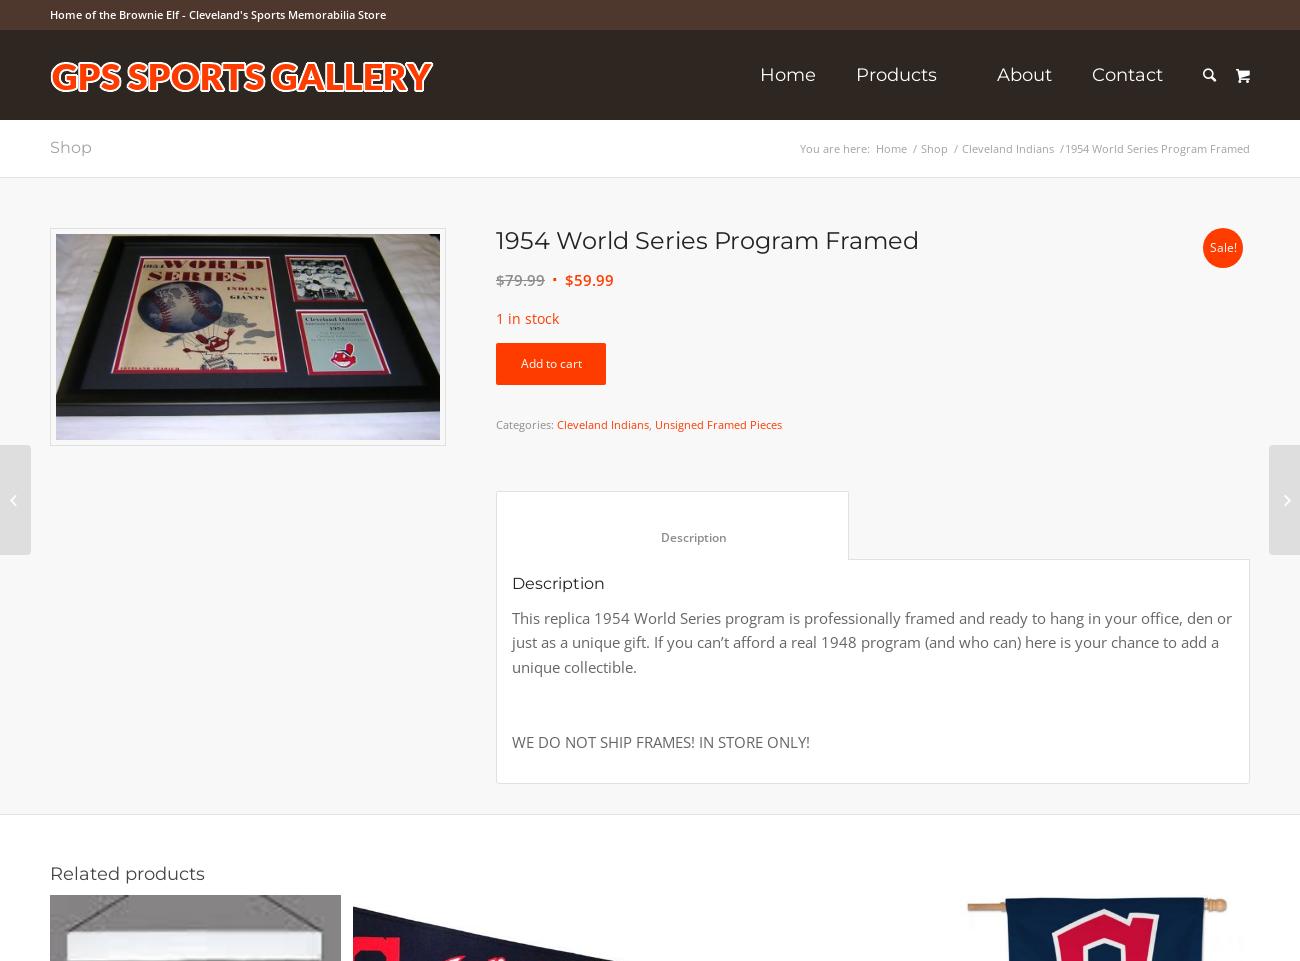 The height and width of the screenshot is (961, 1300). Describe the element at coordinates (718, 424) in the screenshot. I see `'Unsigned Framed Pieces'` at that location.